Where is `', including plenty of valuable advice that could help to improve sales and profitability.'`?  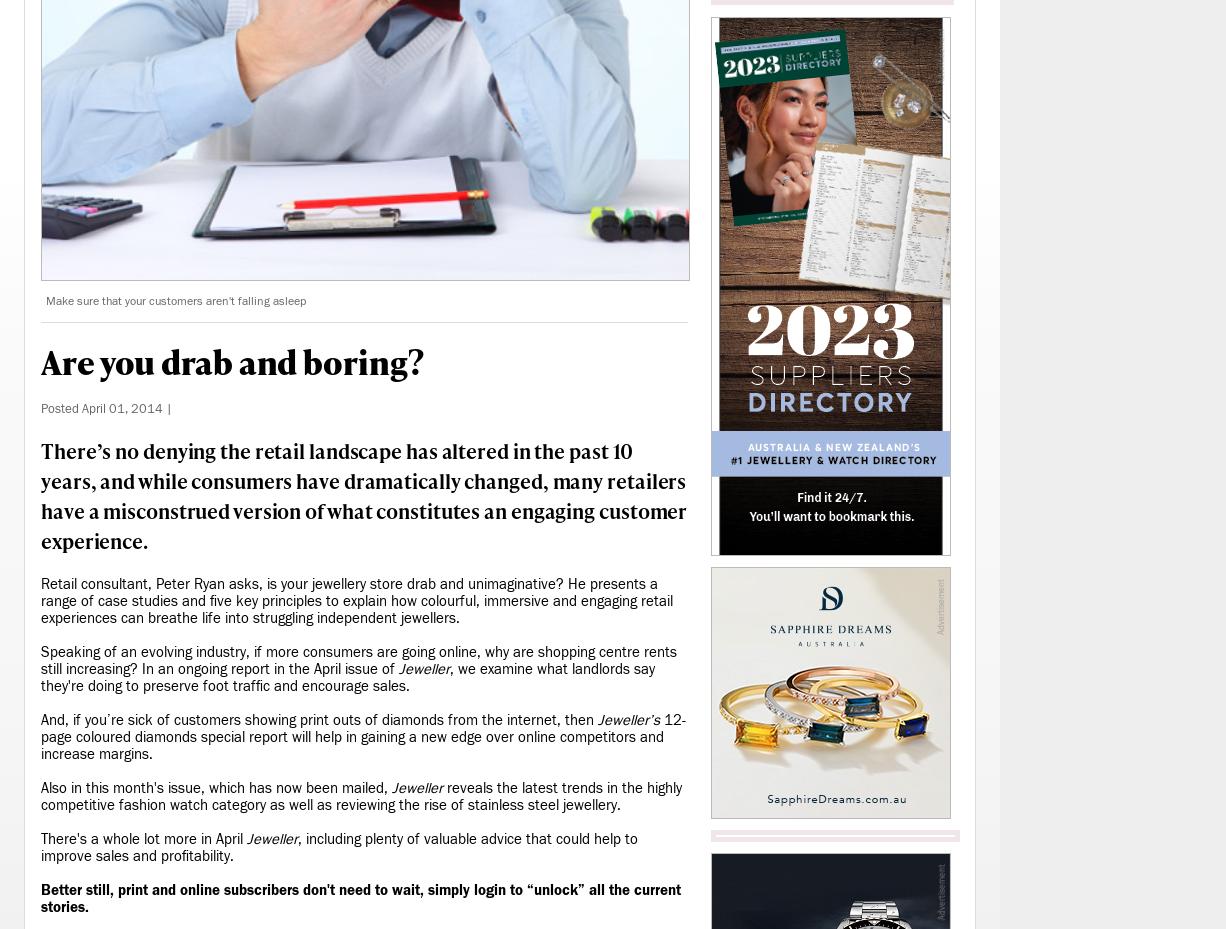 ', including plenty of valuable advice that could help to improve sales and profitability.' is located at coordinates (338, 847).